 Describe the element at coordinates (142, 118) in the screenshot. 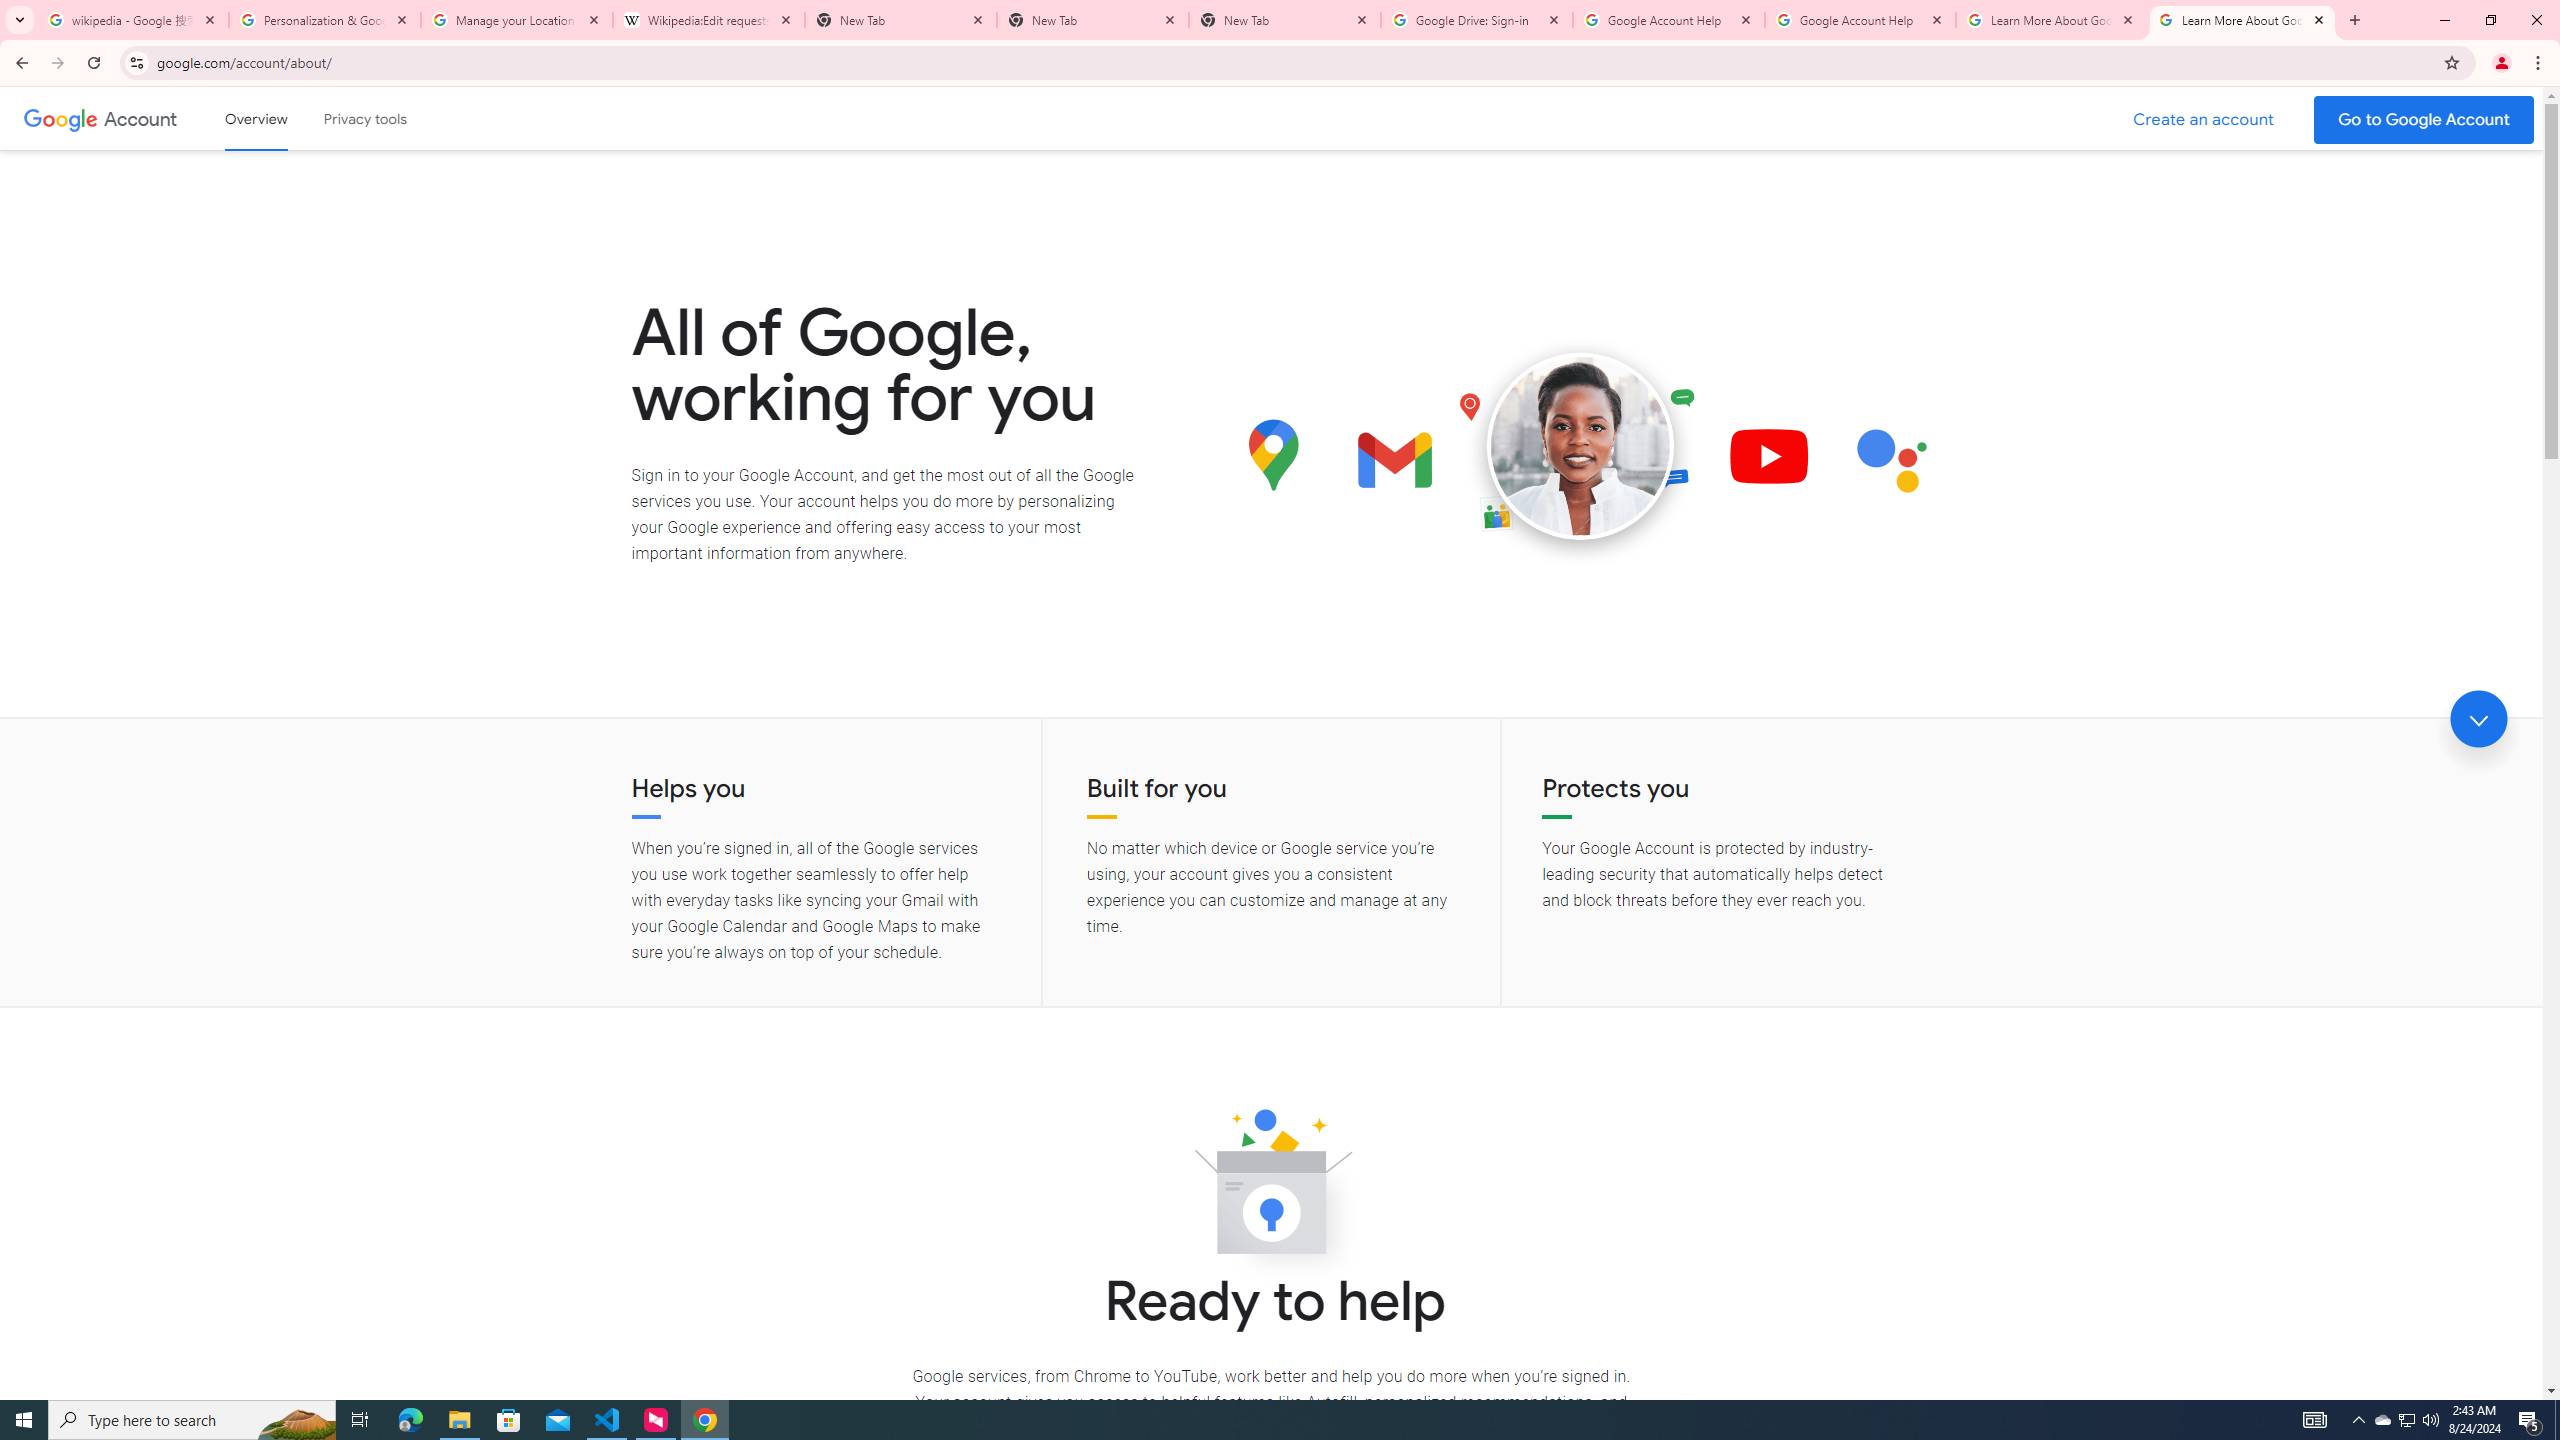

I see `'Google Account'` at that location.